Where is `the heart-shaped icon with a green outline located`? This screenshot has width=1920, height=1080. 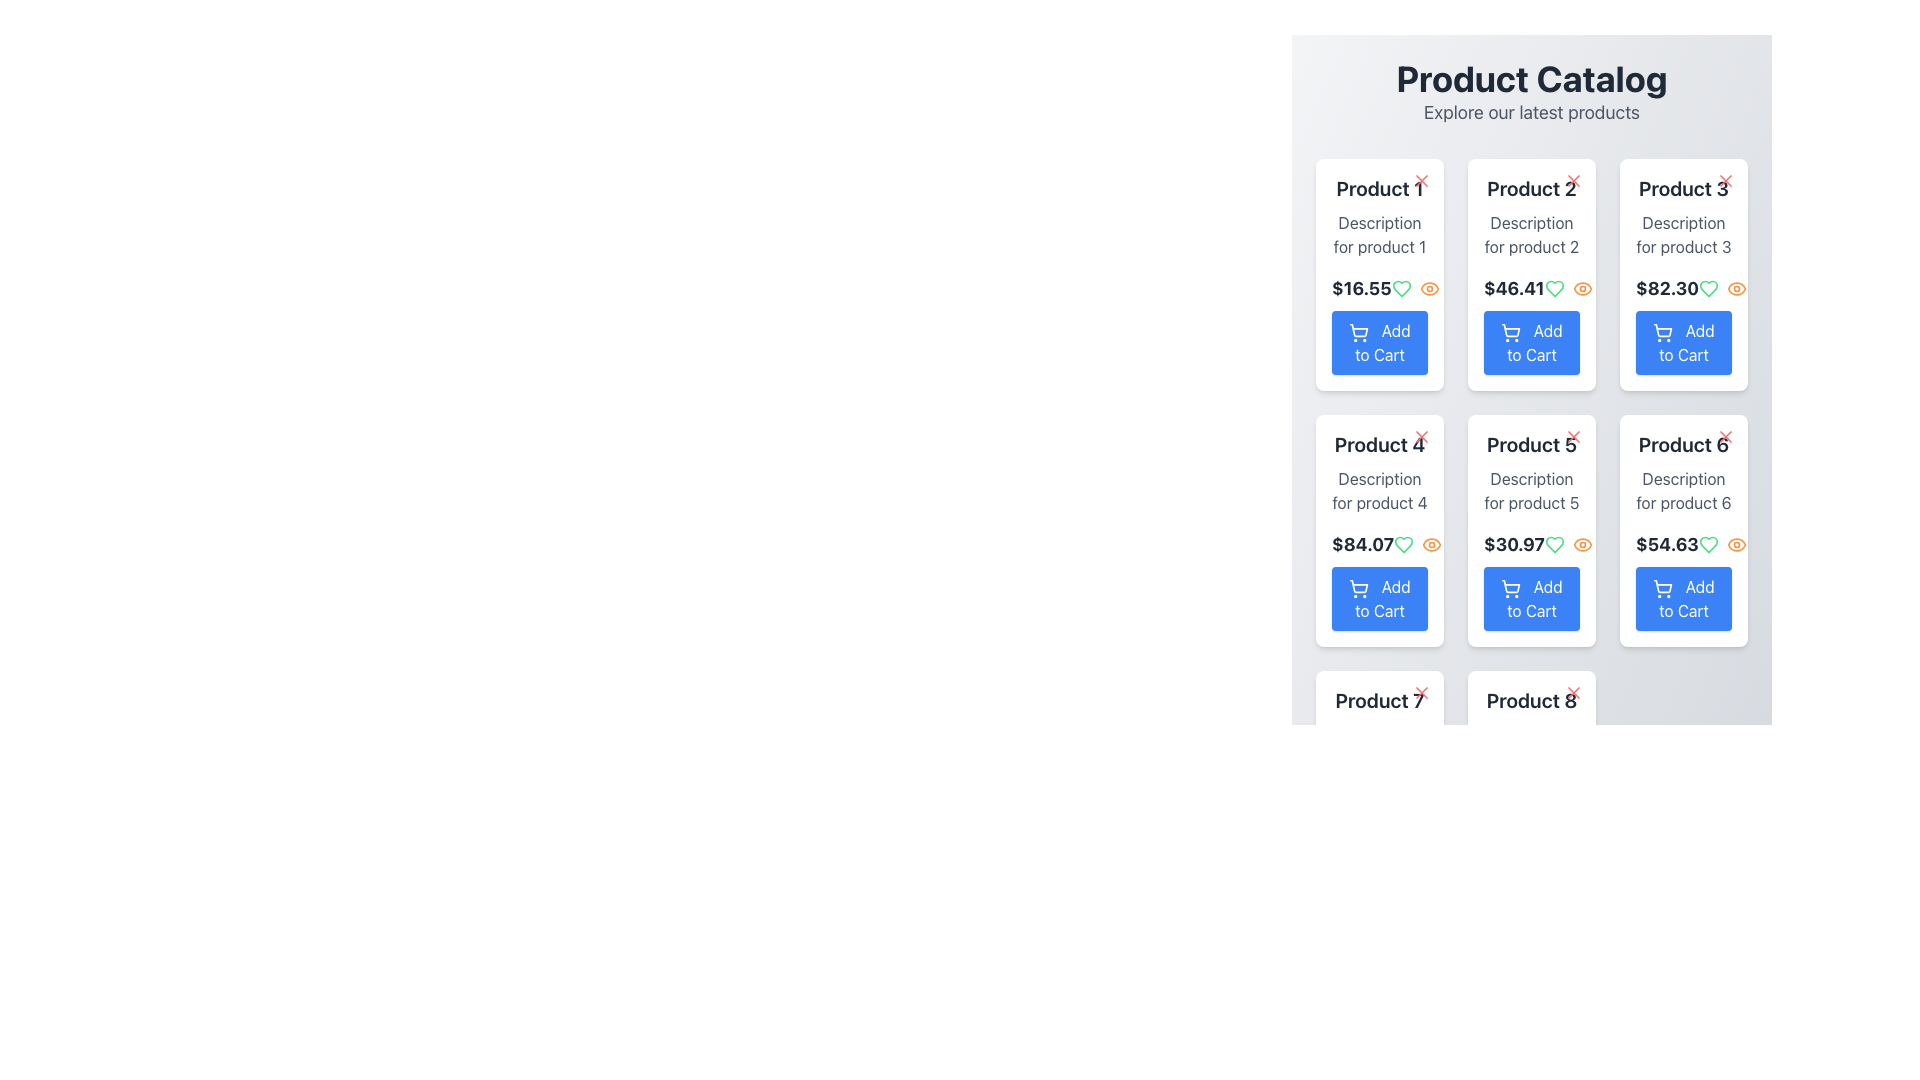 the heart-shaped icon with a green outline located is located at coordinates (1707, 544).